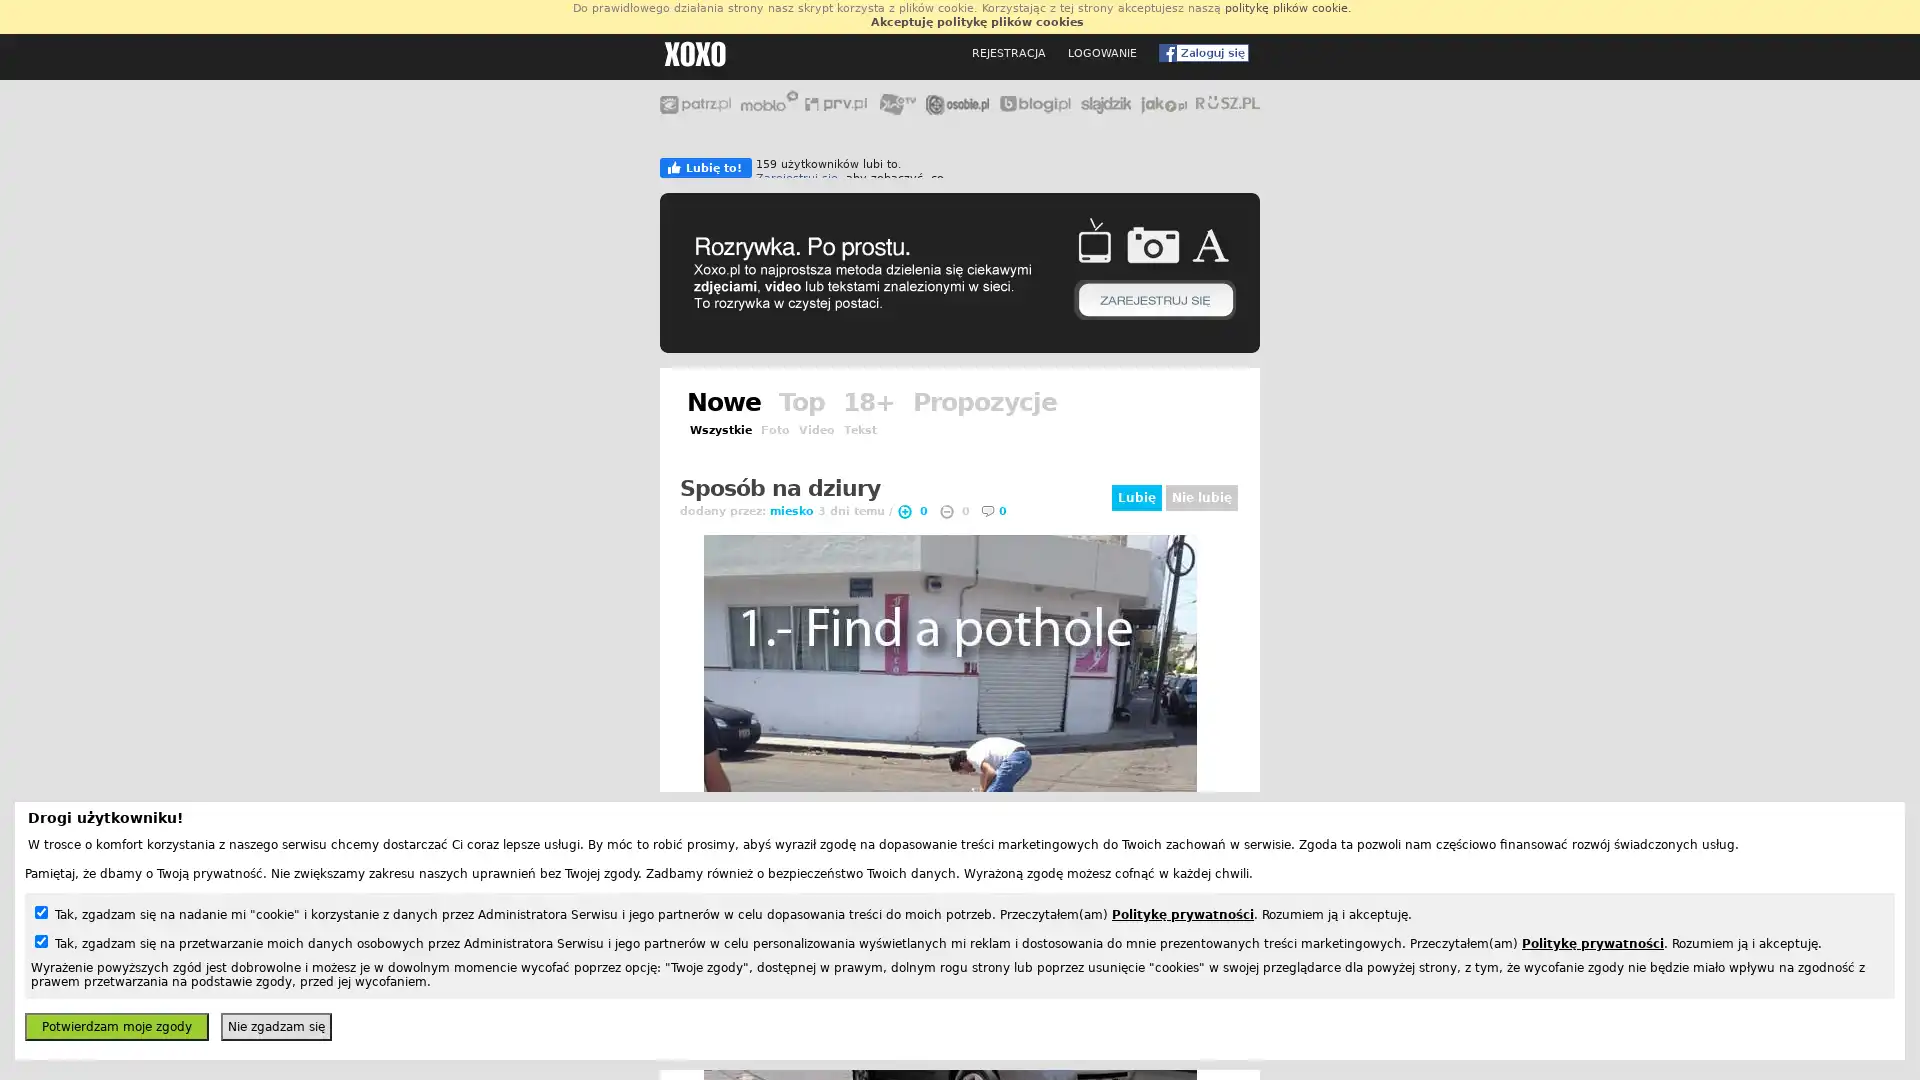 The image size is (1920, 1080). What do you see at coordinates (275, 1026) in the screenshot?
I see `Nie zgadzam sie` at bounding box center [275, 1026].